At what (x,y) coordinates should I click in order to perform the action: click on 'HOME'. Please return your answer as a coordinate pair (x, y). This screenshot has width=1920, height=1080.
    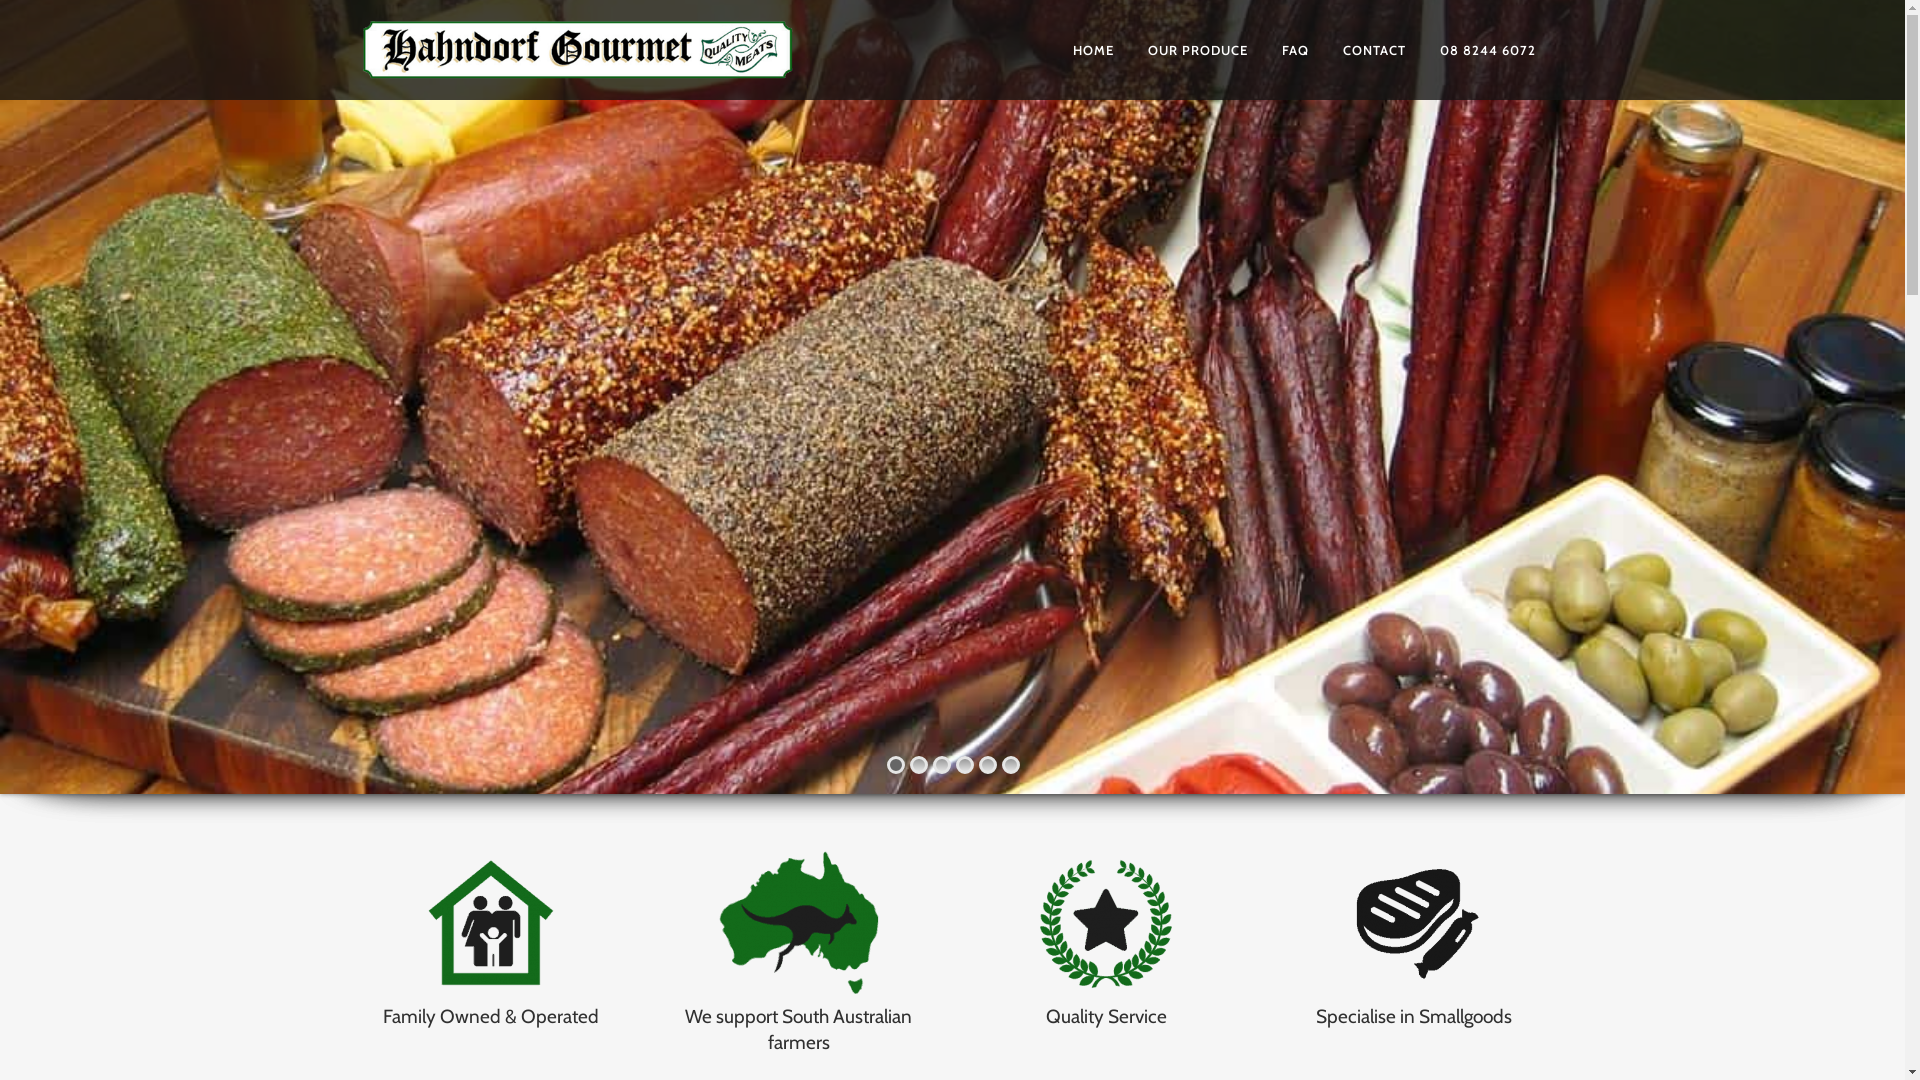
    Looking at the image, I should click on (1092, 49).